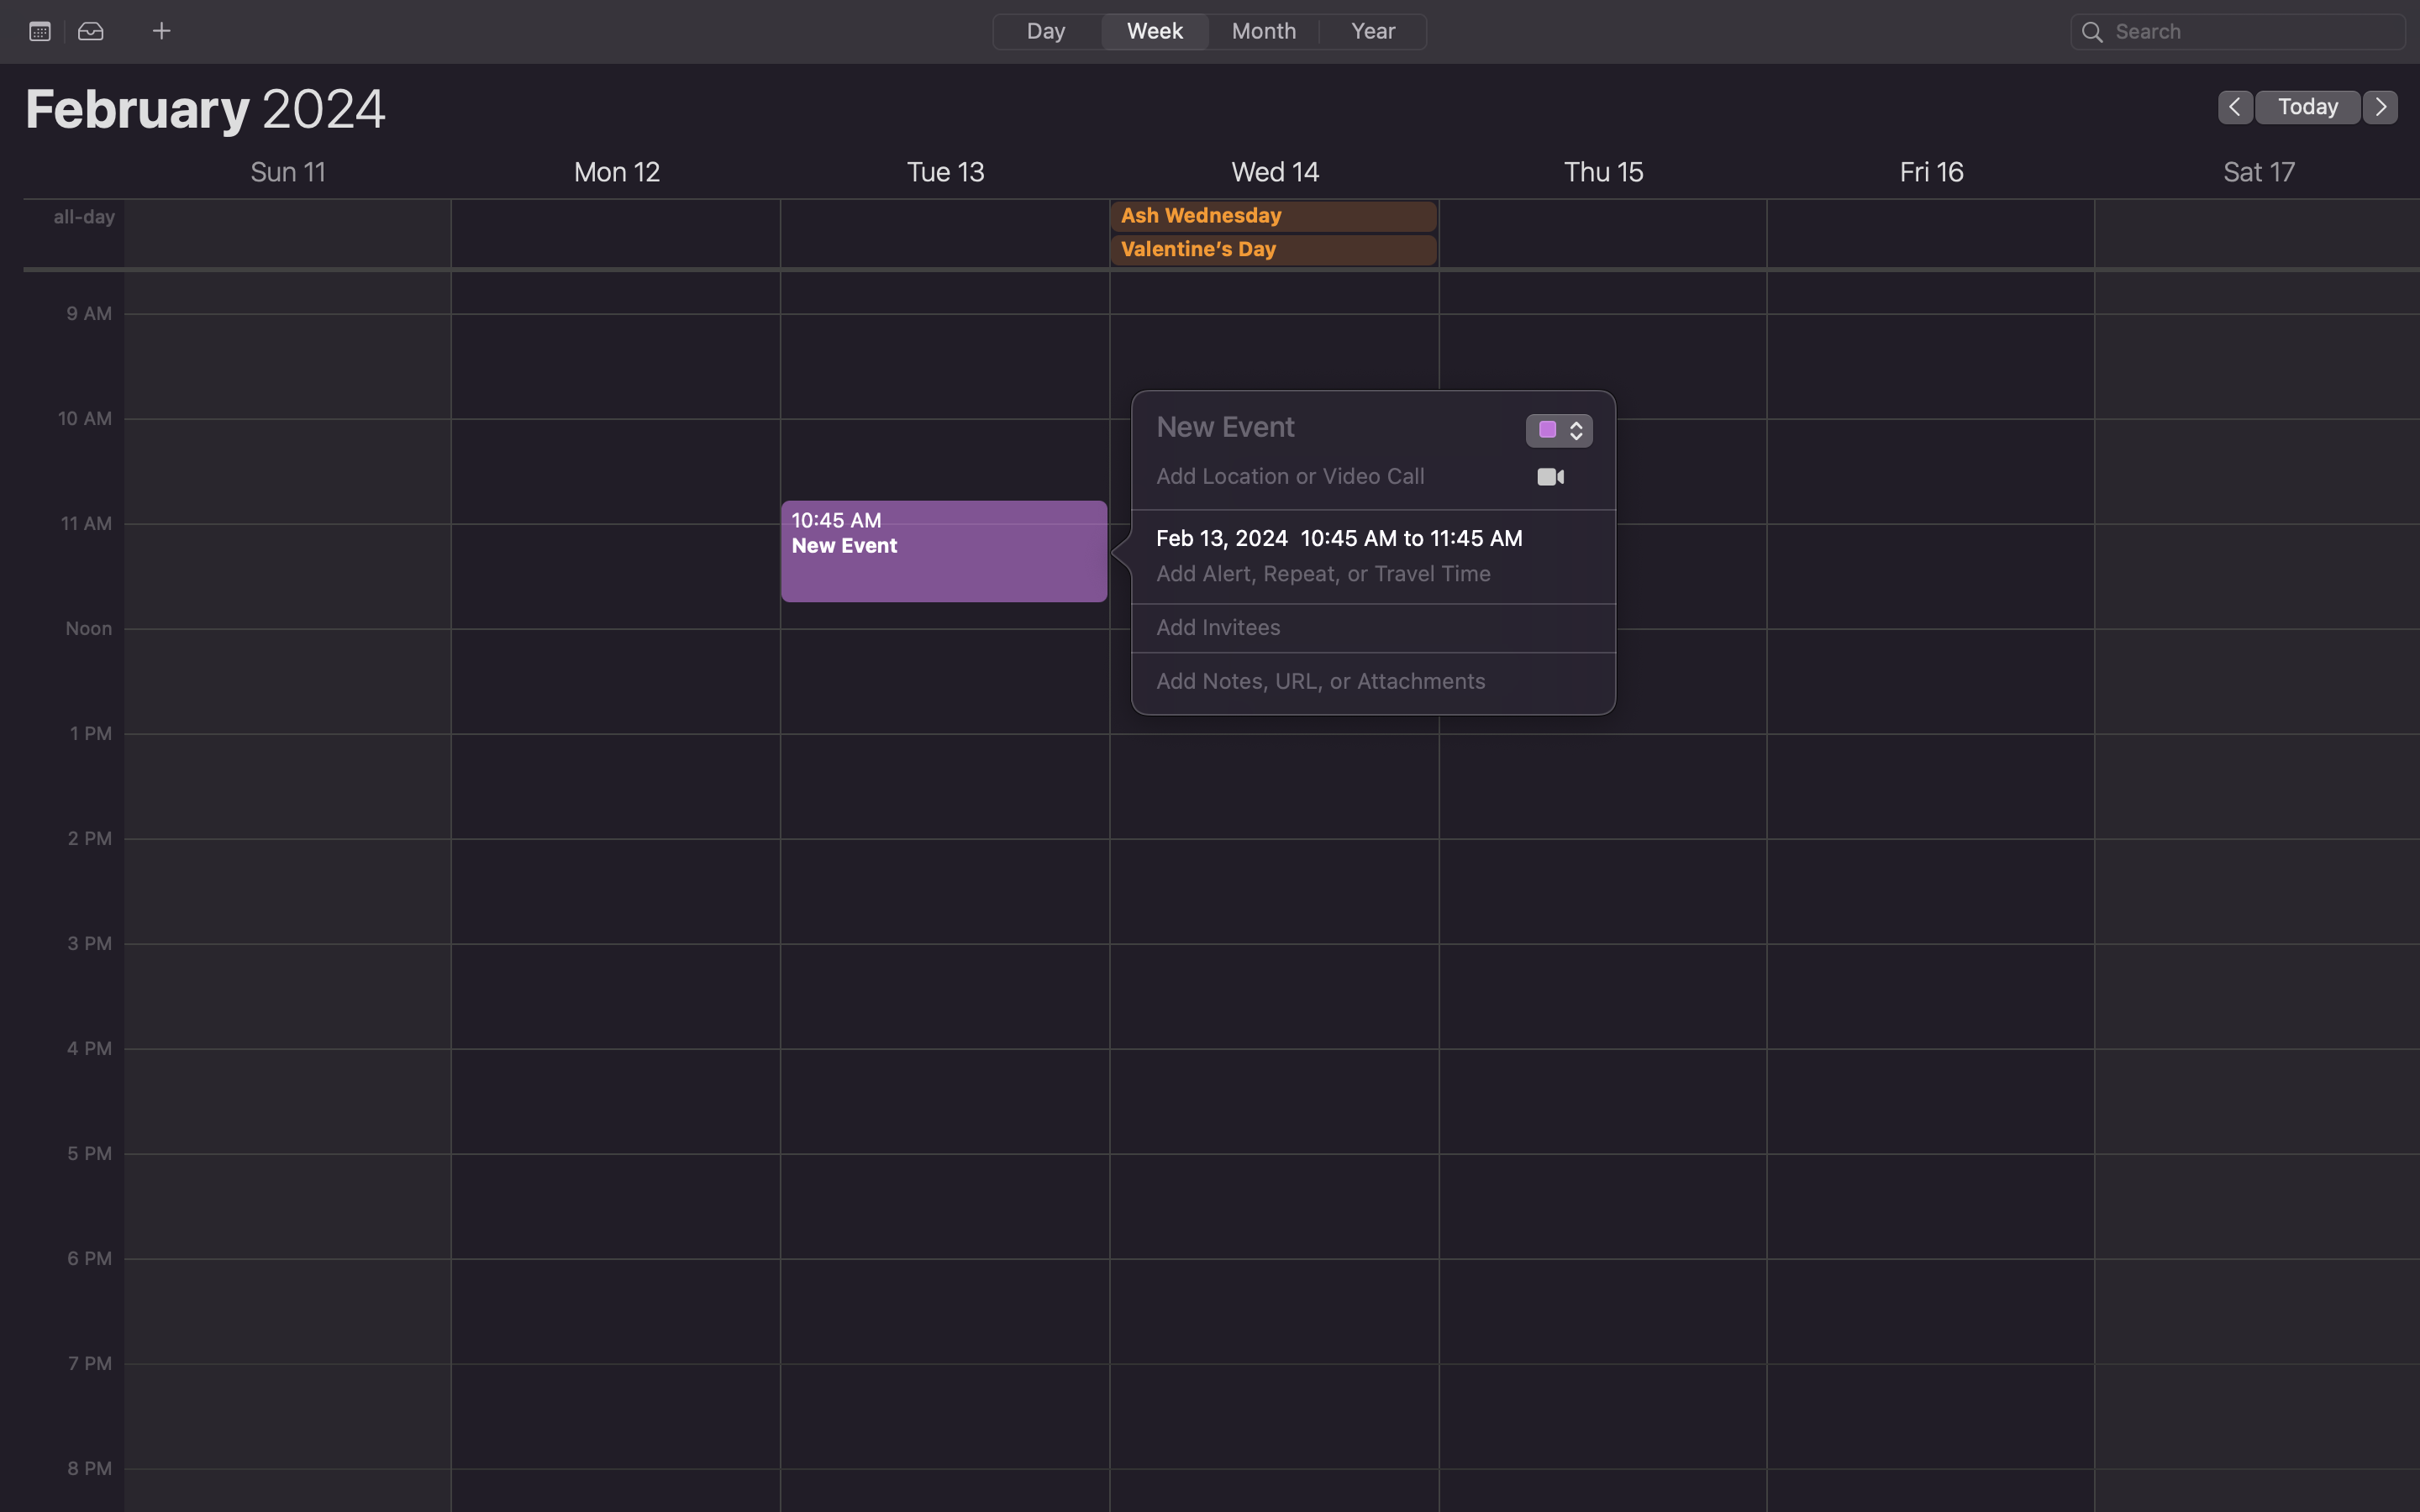 The height and width of the screenshot is (1512, 2420). I want to click on Add the invitee with email "alice@gmail.com, so click(1351, 628).